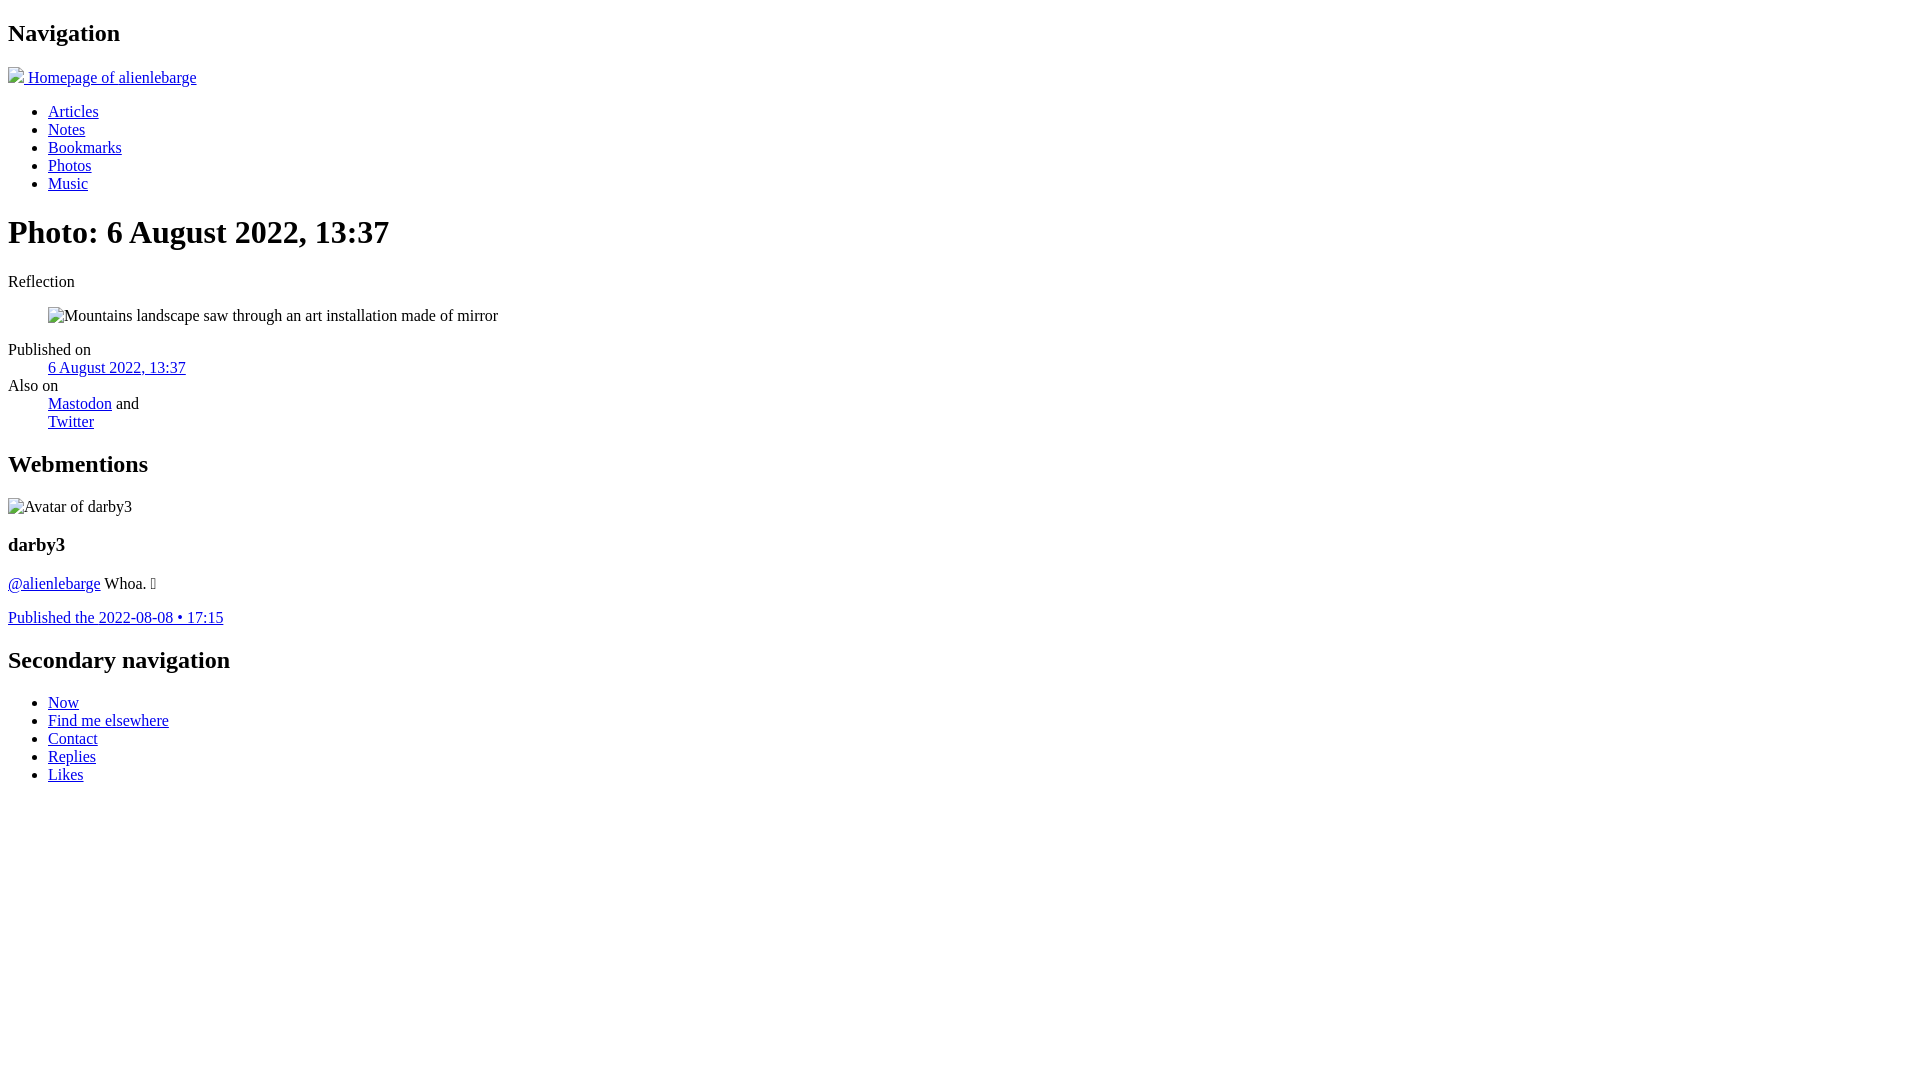 Image resolution: width=1920 pixels, height=1080 pixels. Describe the element at coordinates (54, 583) in the screenshot. I see `'@alienlebarge'` at that location.